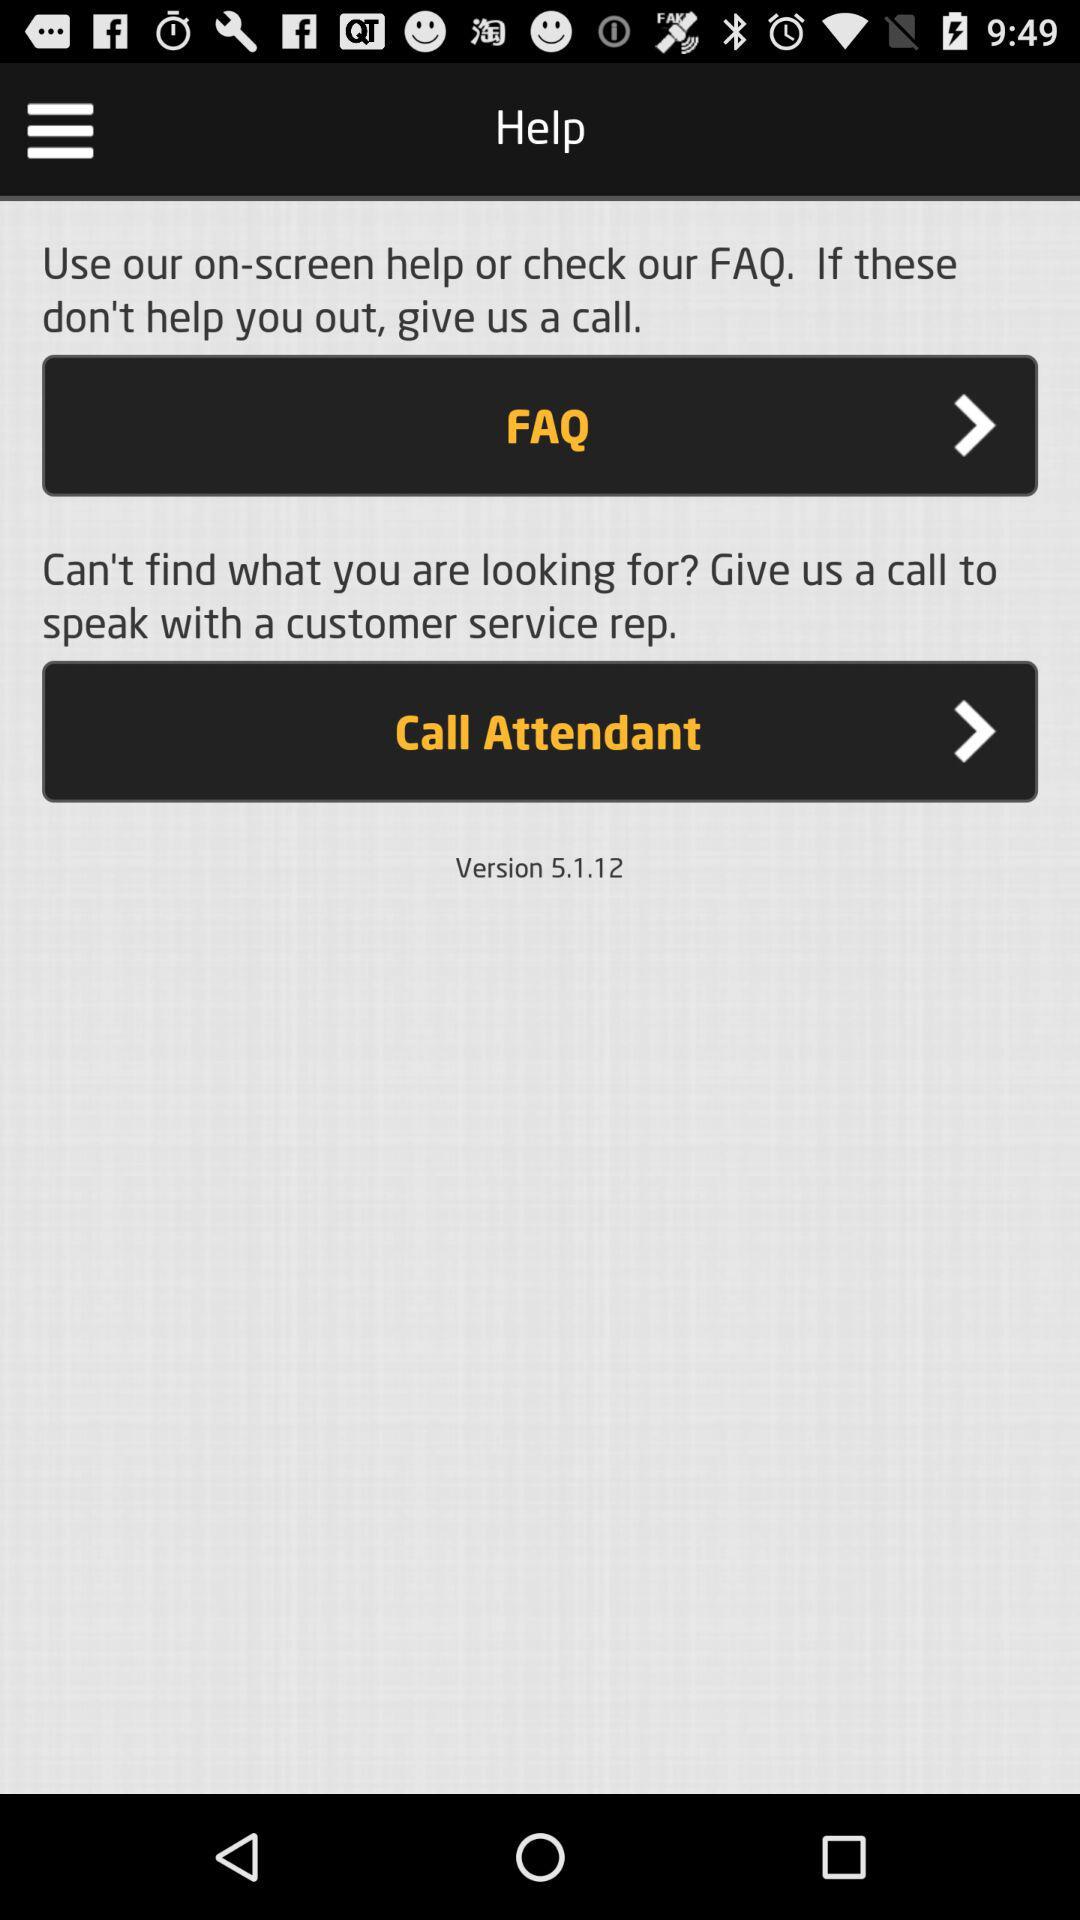  Describe the element at coordinates (59, 137) in the screenshot. I see `the menu icon` at that location.